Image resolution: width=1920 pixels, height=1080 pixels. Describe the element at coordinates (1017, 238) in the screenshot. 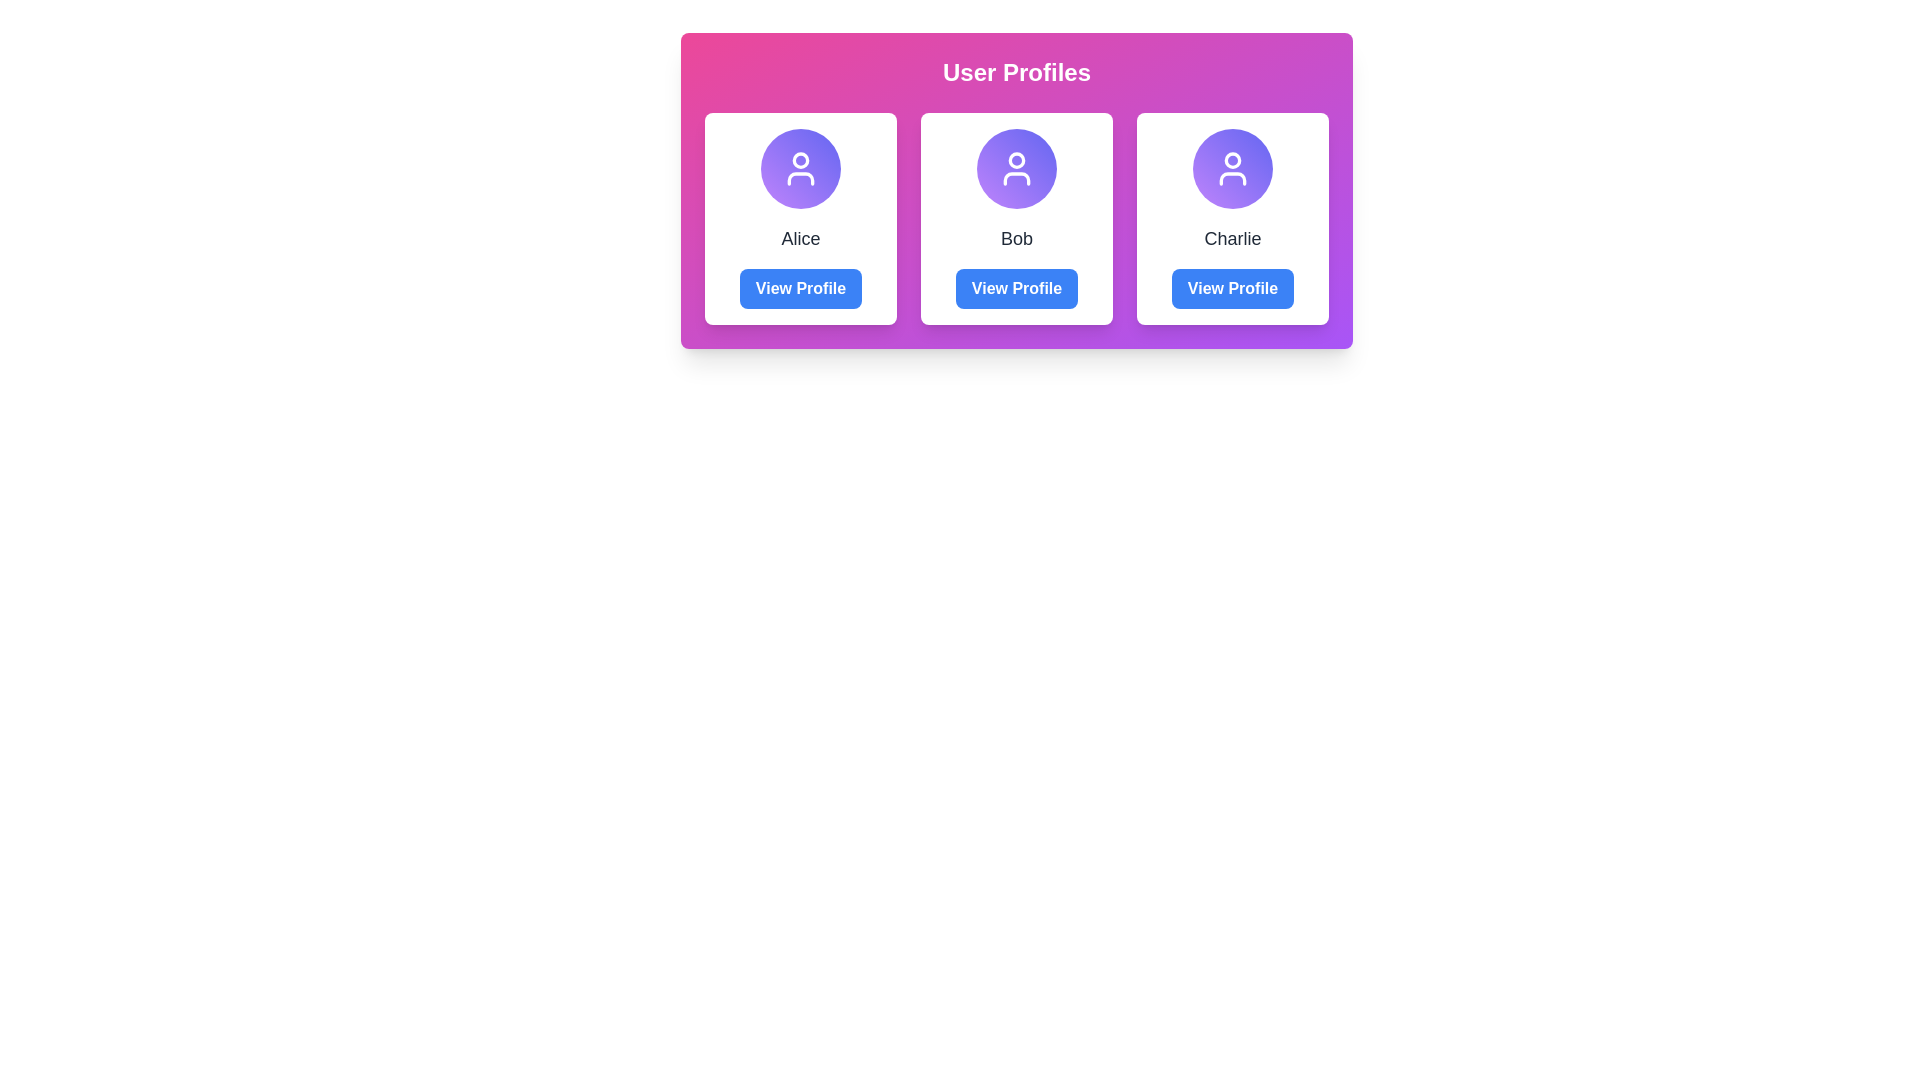

I see `the text label displaying the name 'Bob'` at that location.